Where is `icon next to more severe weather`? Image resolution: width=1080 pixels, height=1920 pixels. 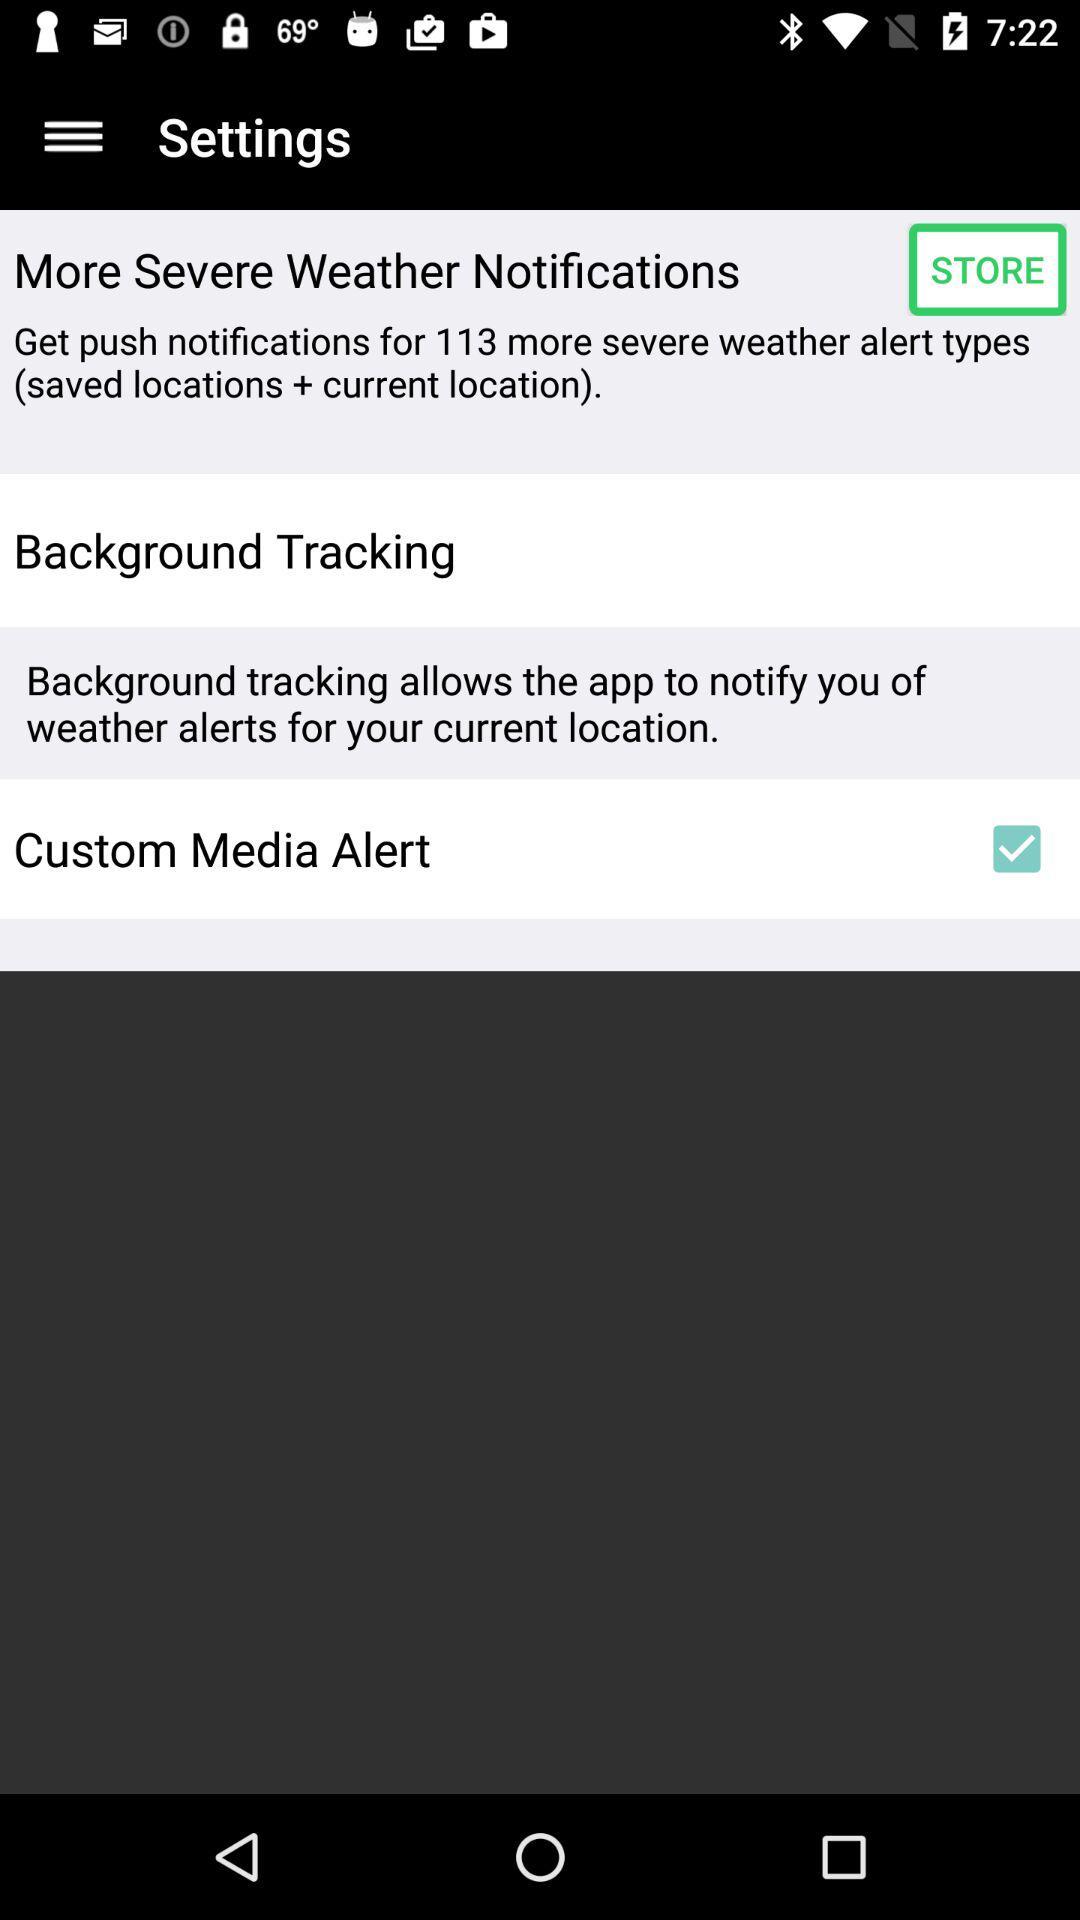 icon next to more severe weather is located at coordinates (986, 268).